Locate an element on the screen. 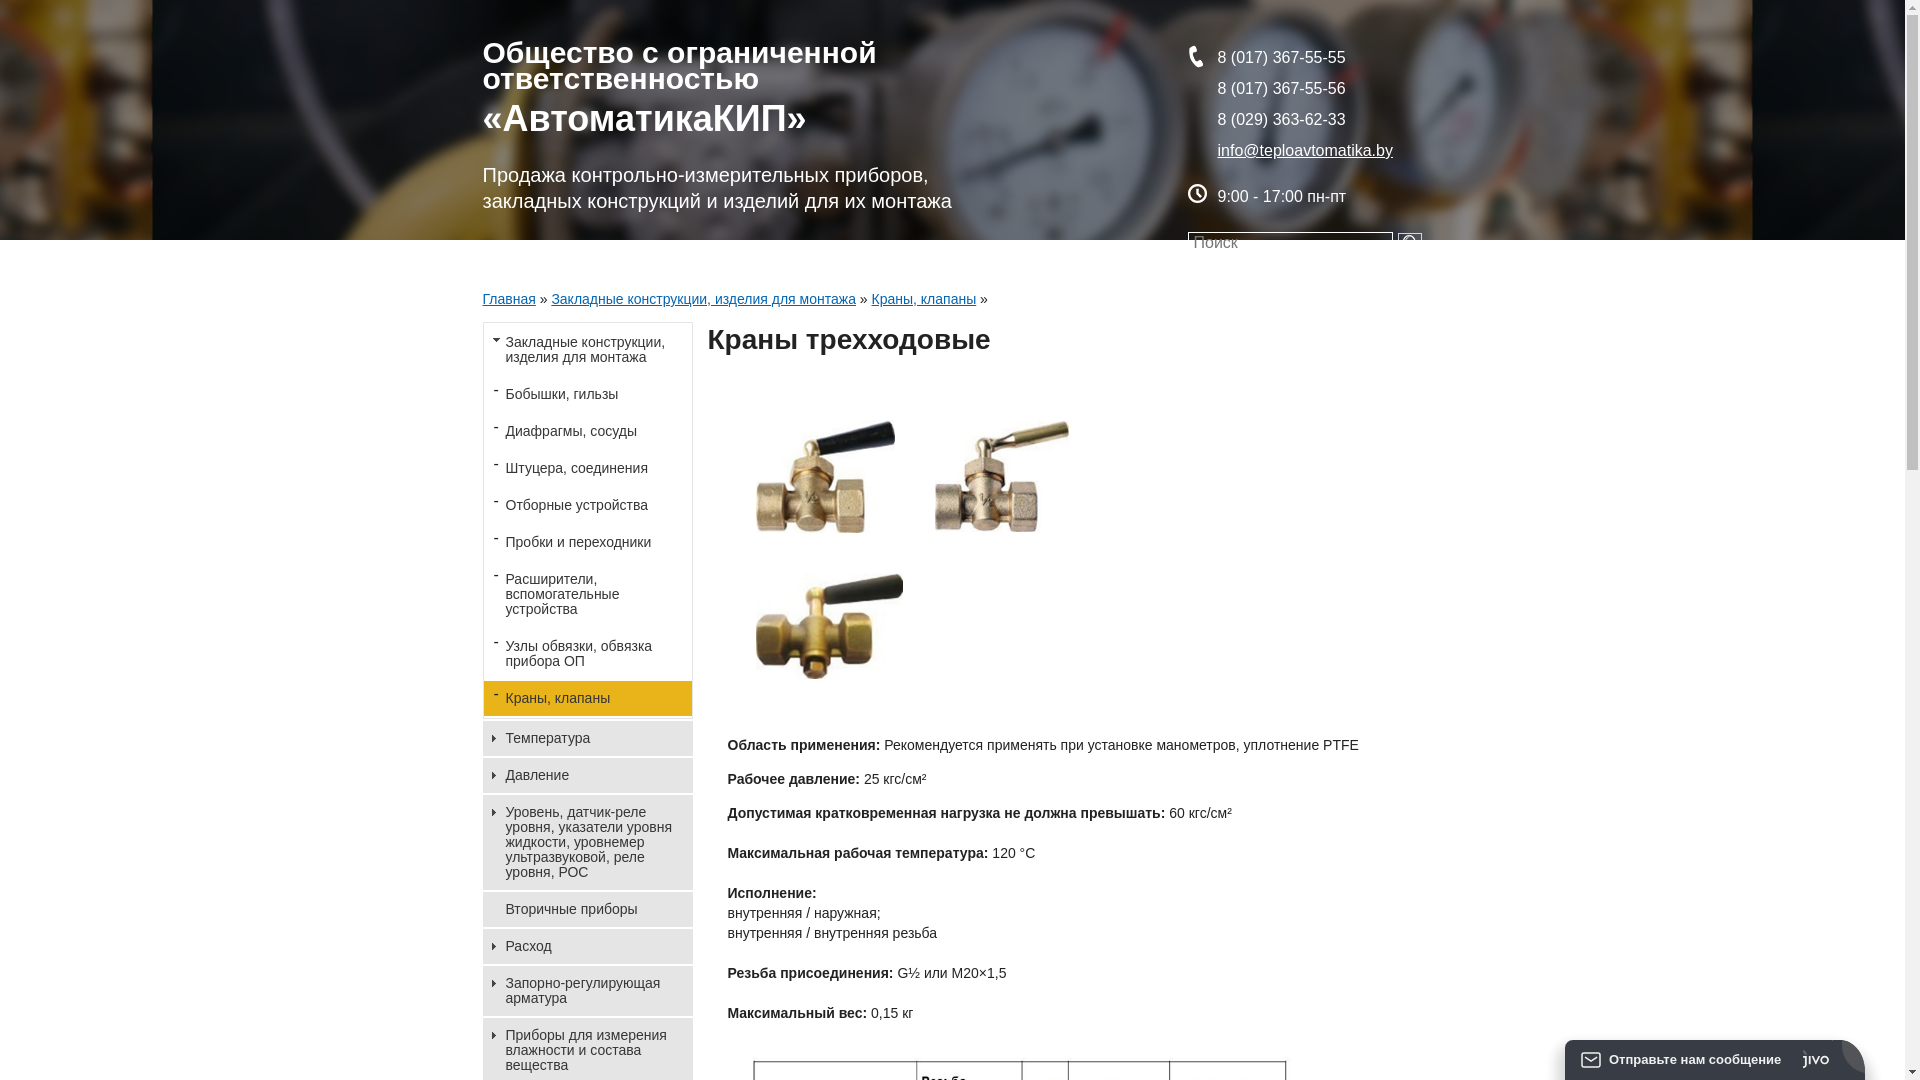 The image size is (1920, 1080). 'info@teploavtomatika.by' is located at coordinates (1305, 149).